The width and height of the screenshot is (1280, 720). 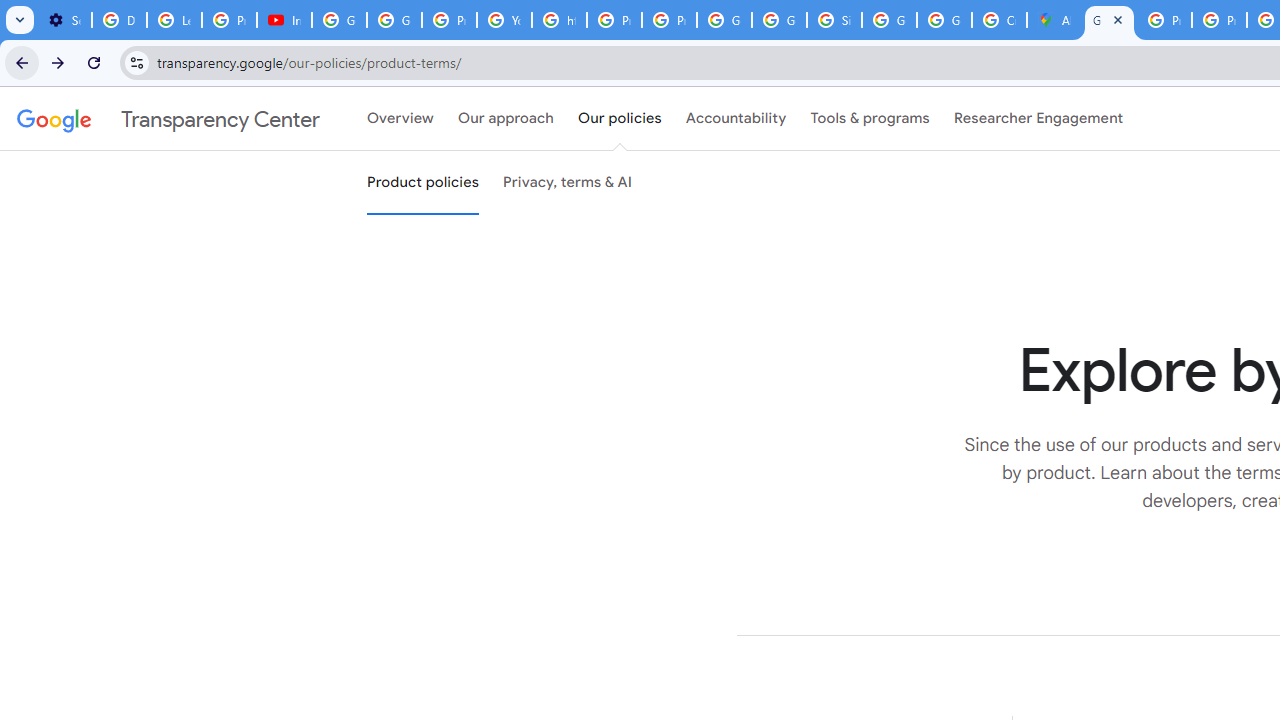 What do you see at coordinates (400, 119) in the screenshot?
I see `'Overview'` at bounding box center [400, 119].